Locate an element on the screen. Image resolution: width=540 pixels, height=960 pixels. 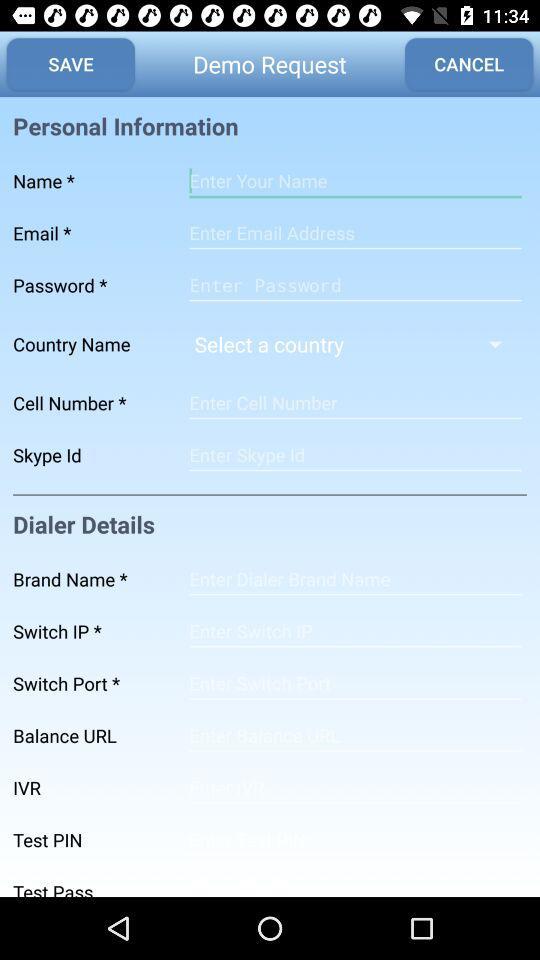
address page is located at coordinates (354, 840).